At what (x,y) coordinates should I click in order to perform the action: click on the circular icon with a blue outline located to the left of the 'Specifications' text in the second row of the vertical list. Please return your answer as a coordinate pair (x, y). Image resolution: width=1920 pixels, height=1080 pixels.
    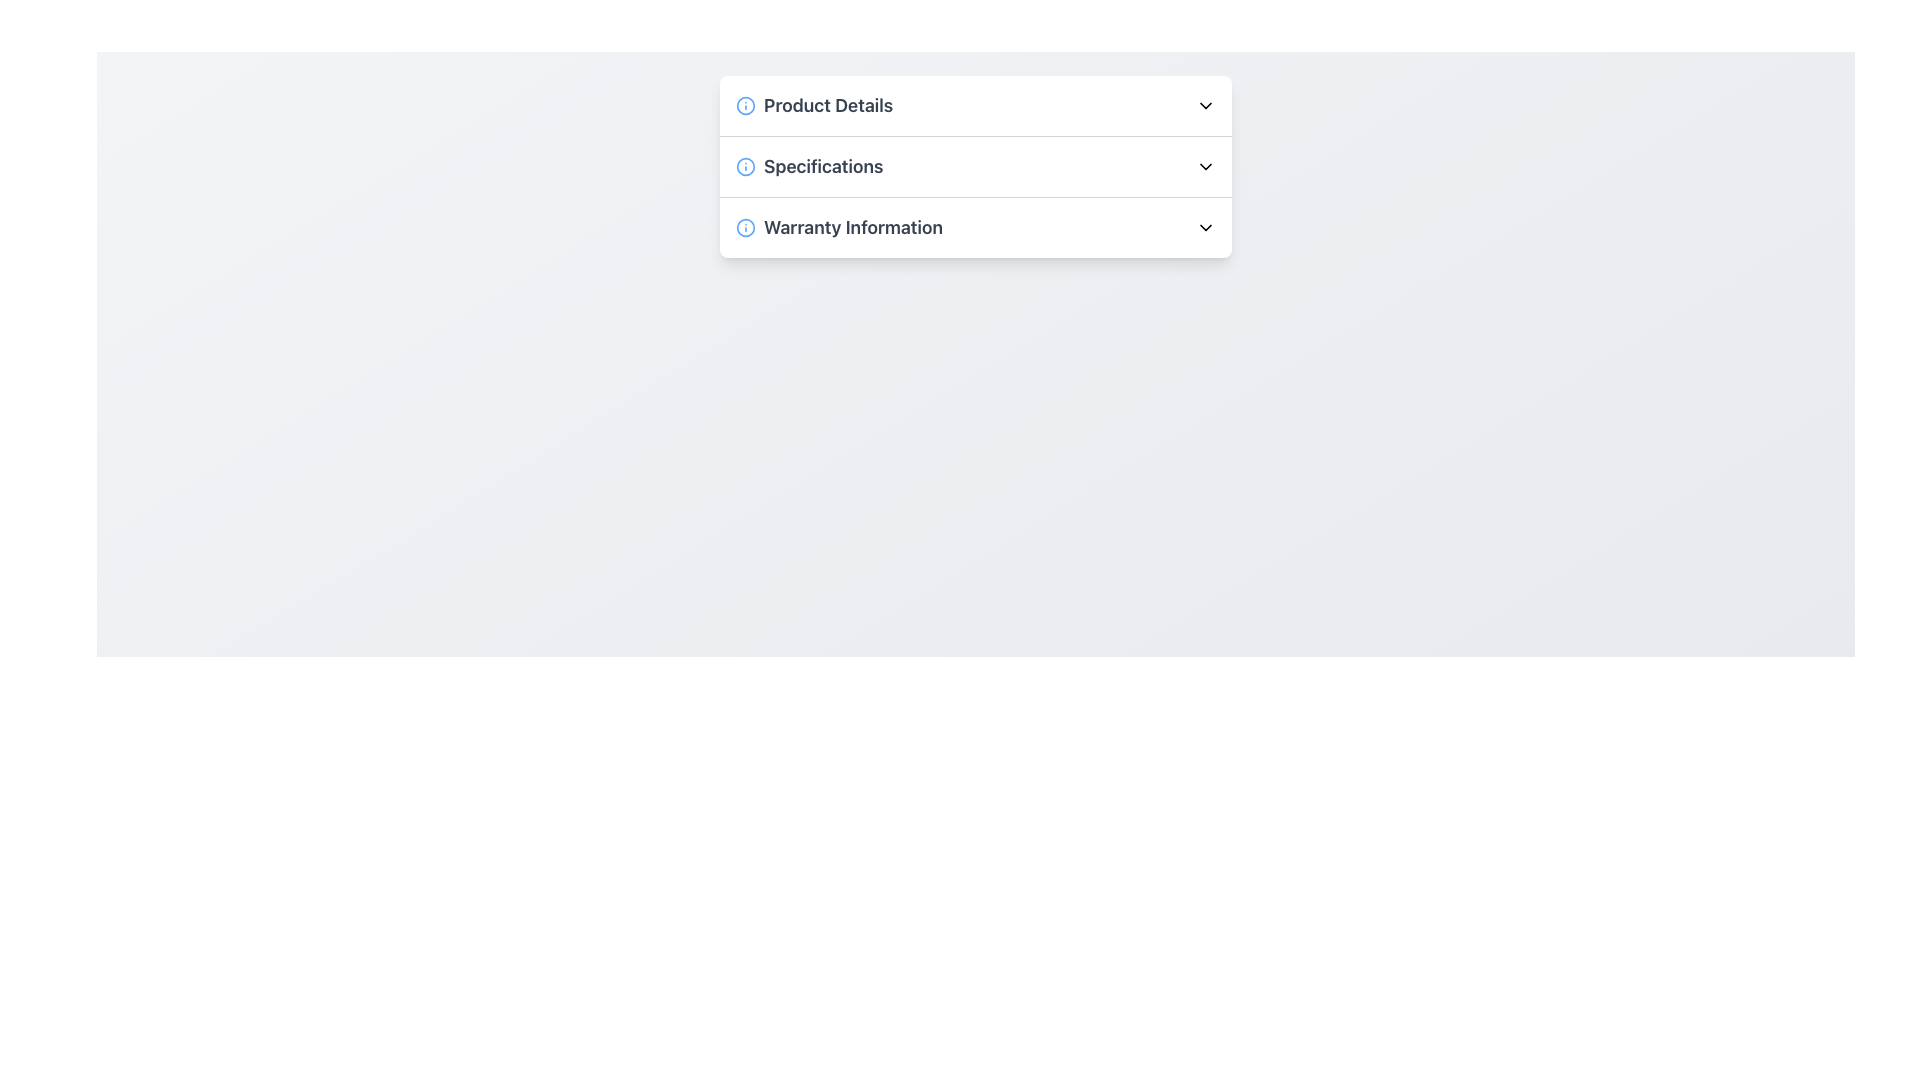
    Looking at the image, I should click on (744, 165).